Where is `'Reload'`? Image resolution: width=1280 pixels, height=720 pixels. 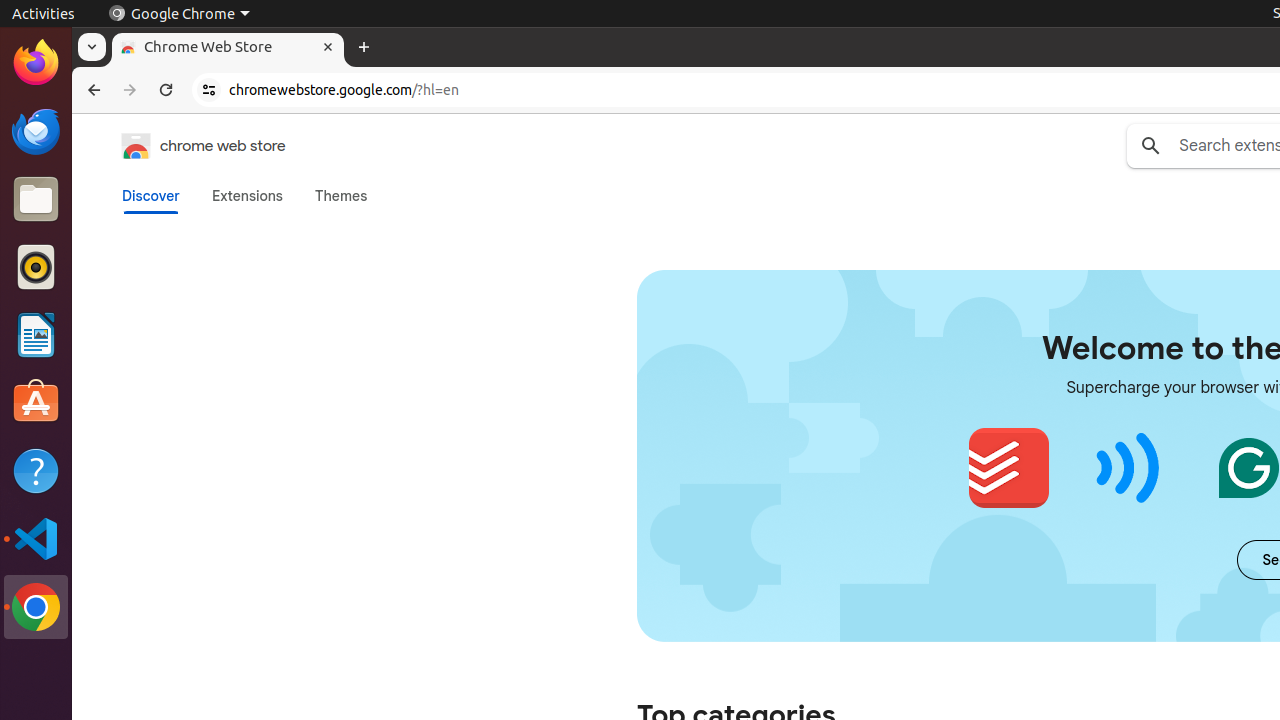 'Reload' is located at coordinates (166, 90).